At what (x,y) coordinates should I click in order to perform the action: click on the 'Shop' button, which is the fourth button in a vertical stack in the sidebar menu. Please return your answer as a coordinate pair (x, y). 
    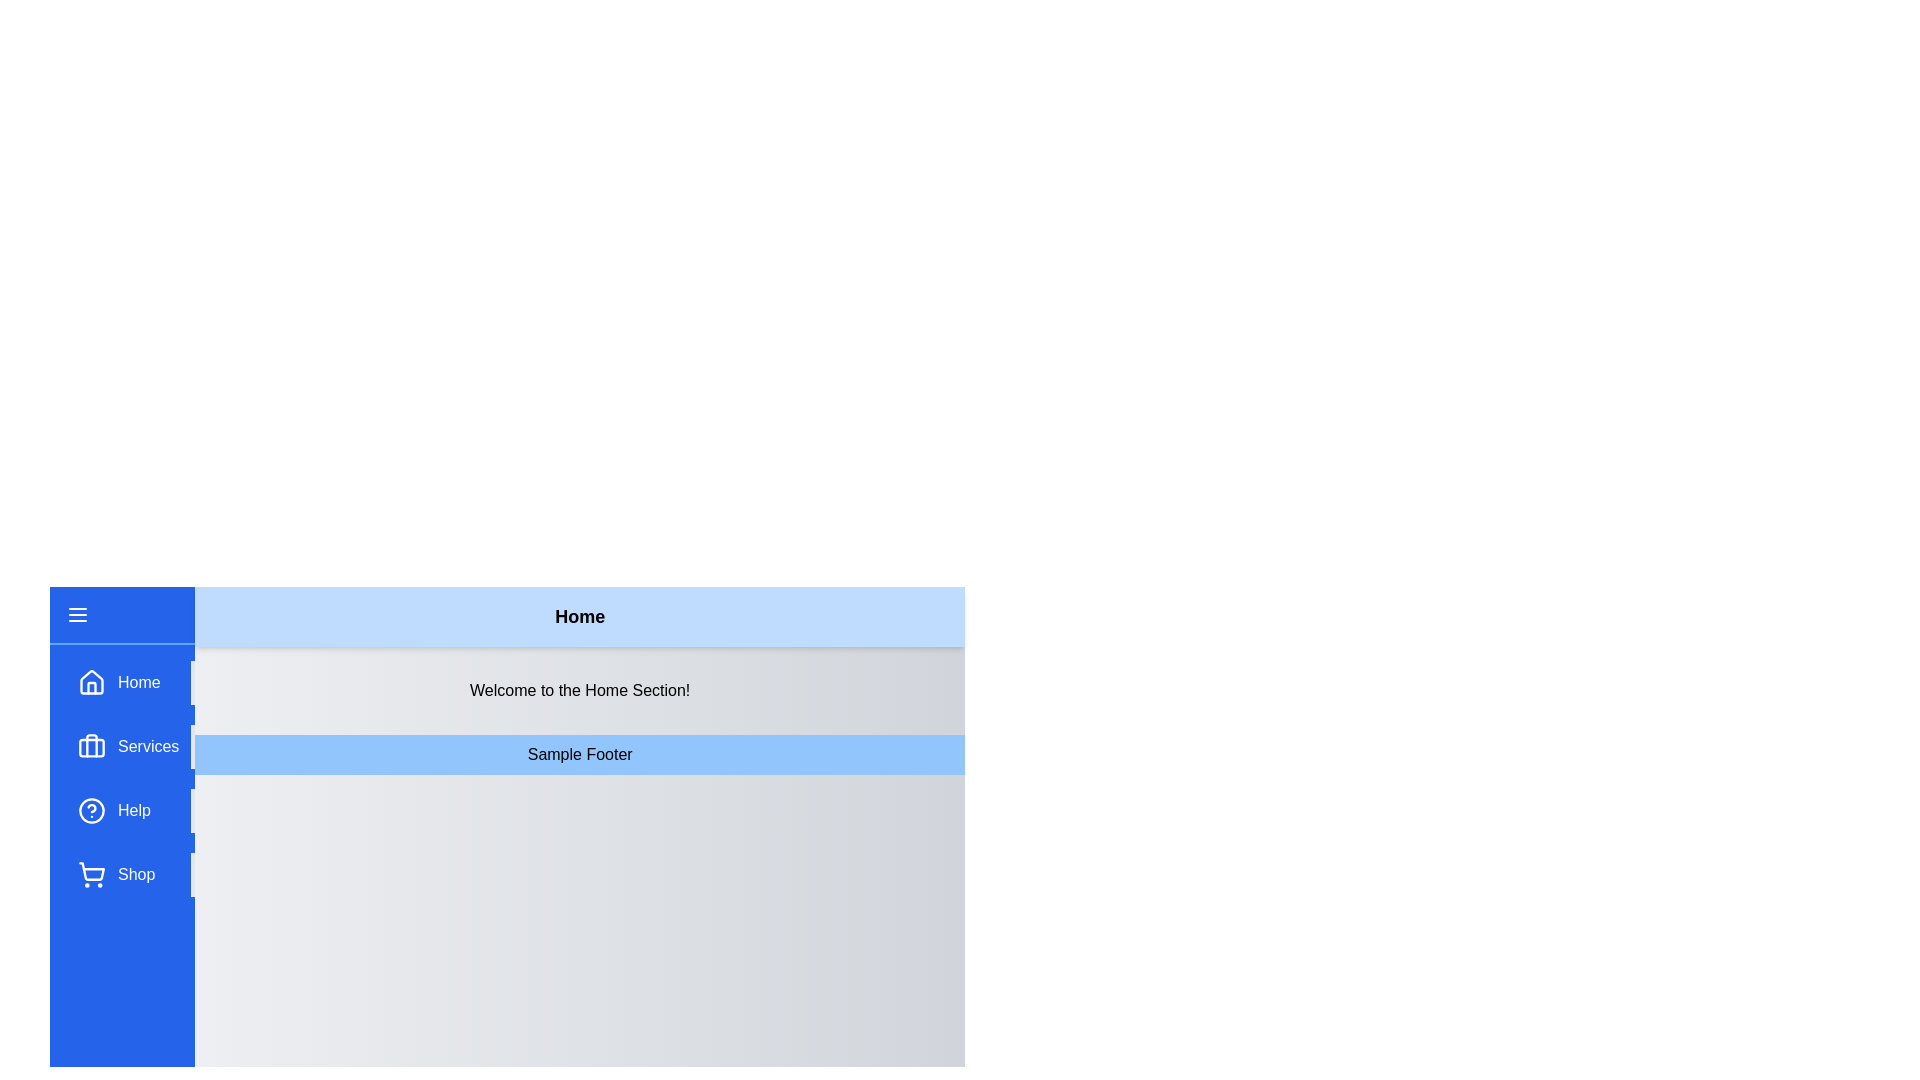
    Looking at the image, I should click on (129, 874).